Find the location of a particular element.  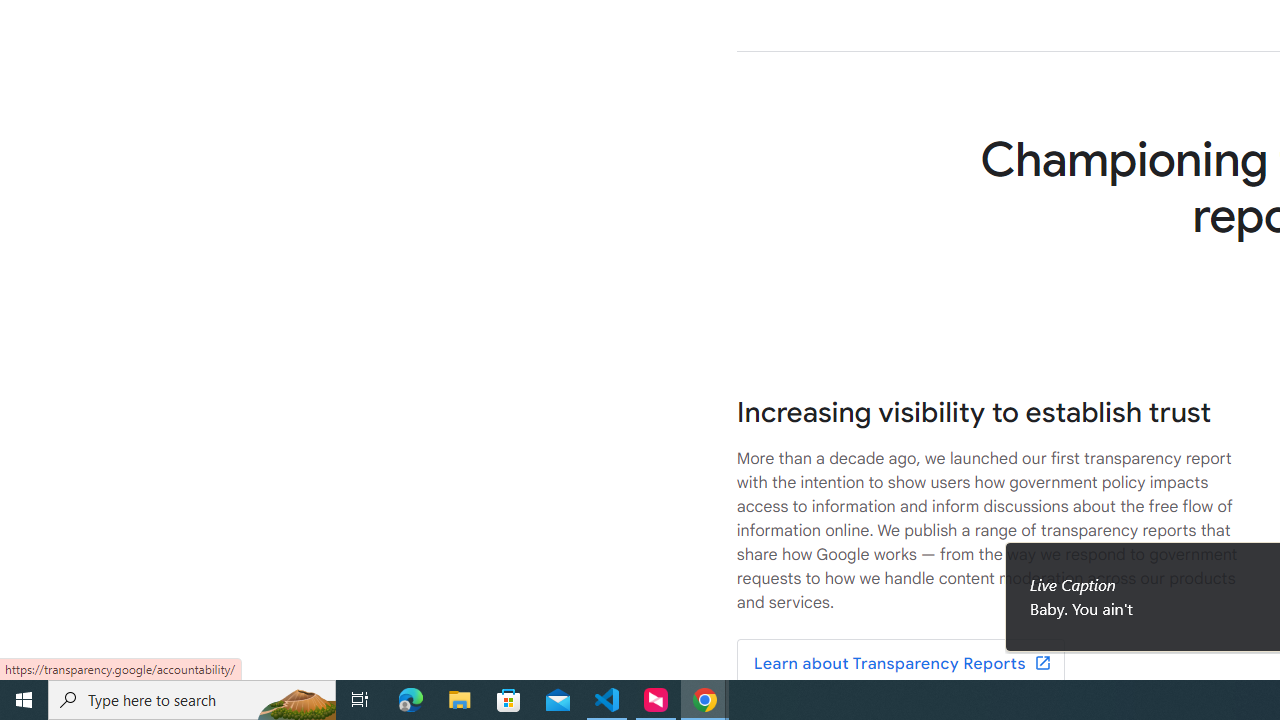

'Go to Transparency Report About web page' is located at coordinates (899, 664).